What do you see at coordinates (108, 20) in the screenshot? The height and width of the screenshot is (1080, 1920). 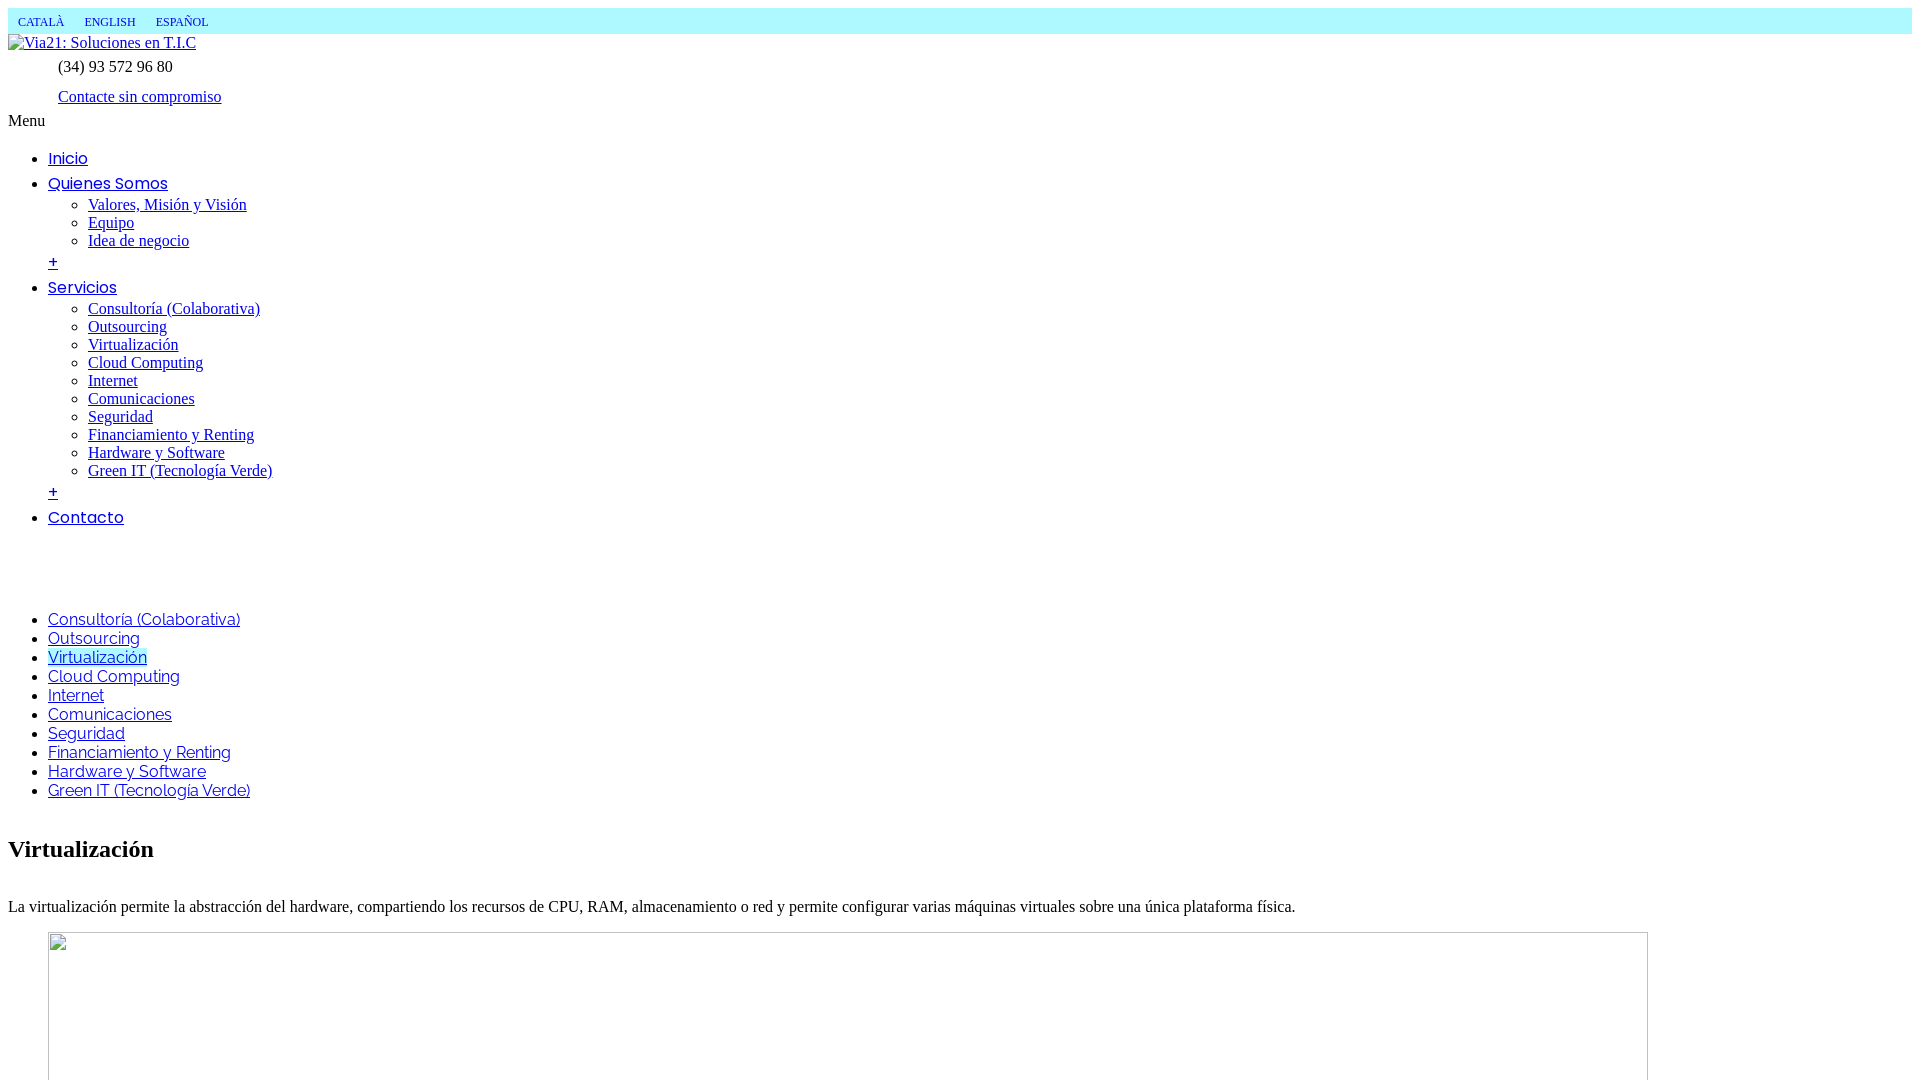 I see `'ENGLISH'` at bounding box center [108, 20].